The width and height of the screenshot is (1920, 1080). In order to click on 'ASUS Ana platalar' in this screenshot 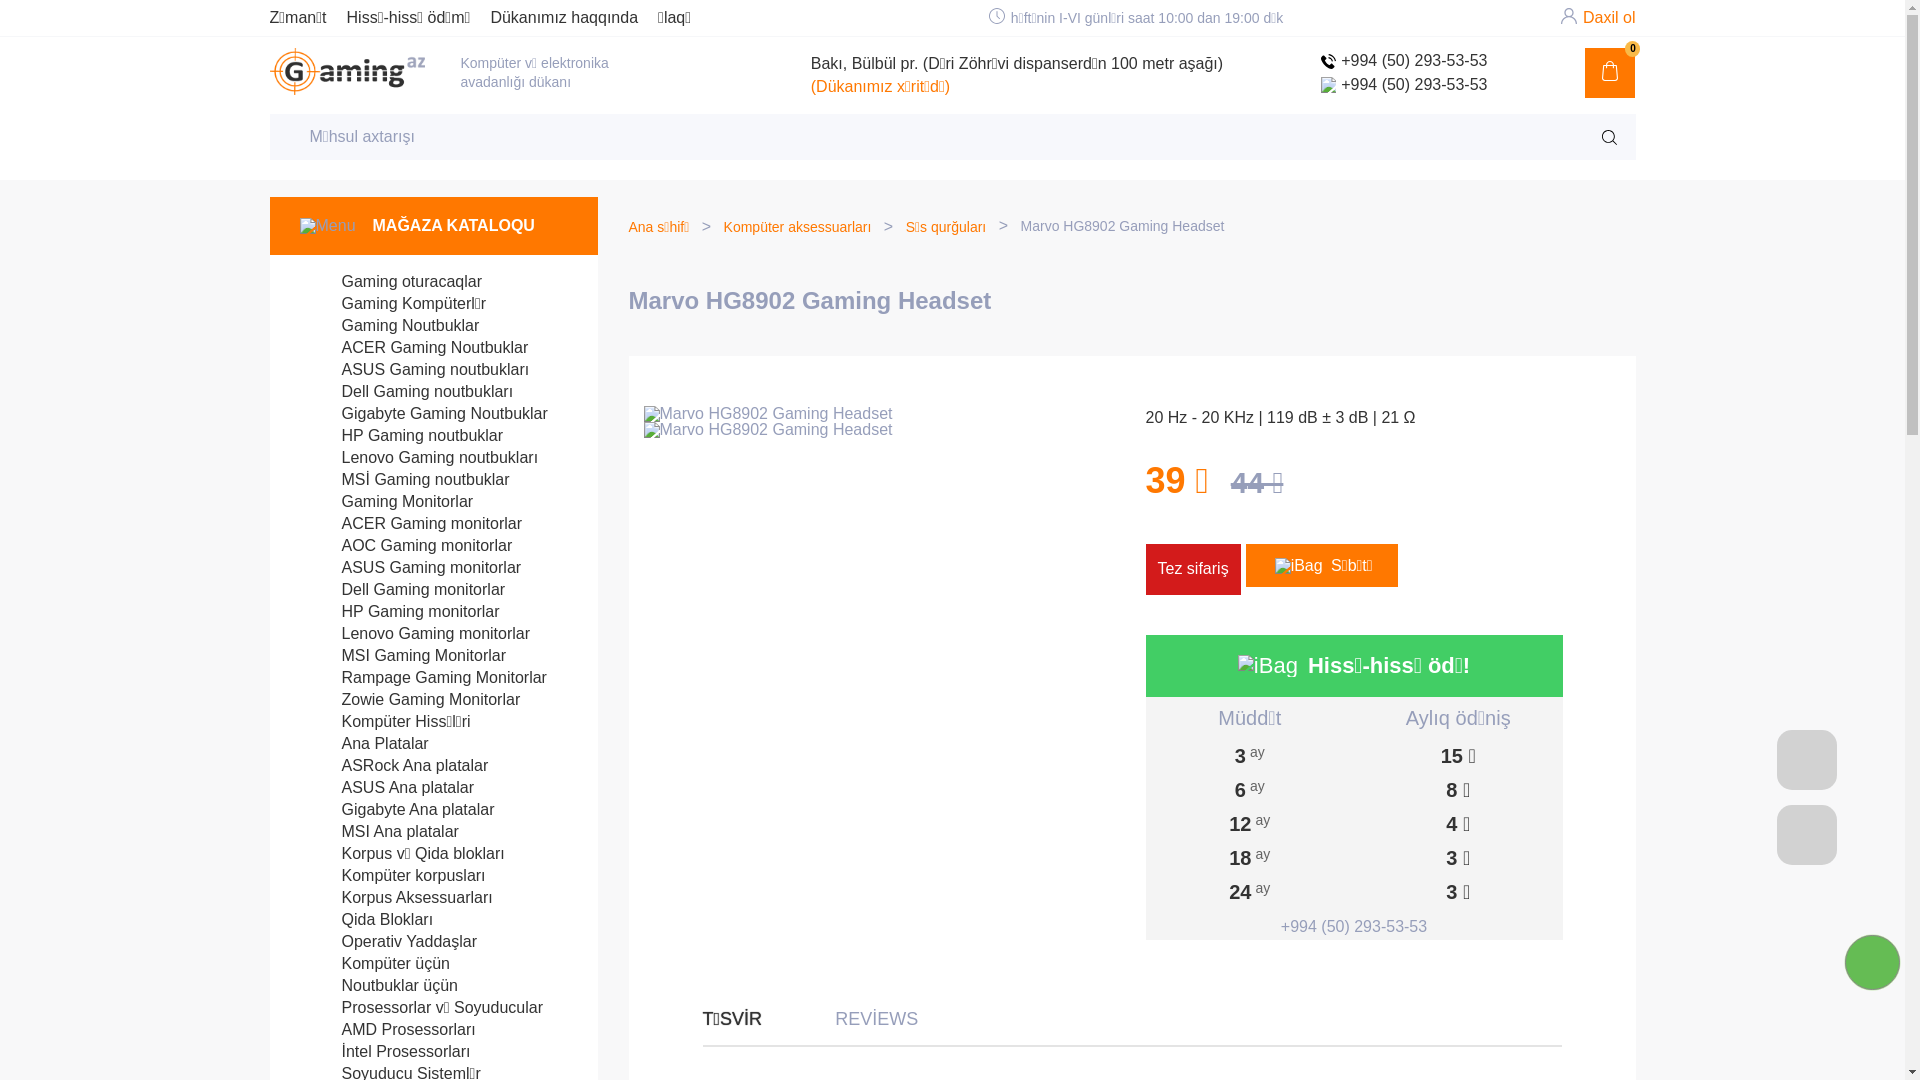, I will do `click(387, 786)`.